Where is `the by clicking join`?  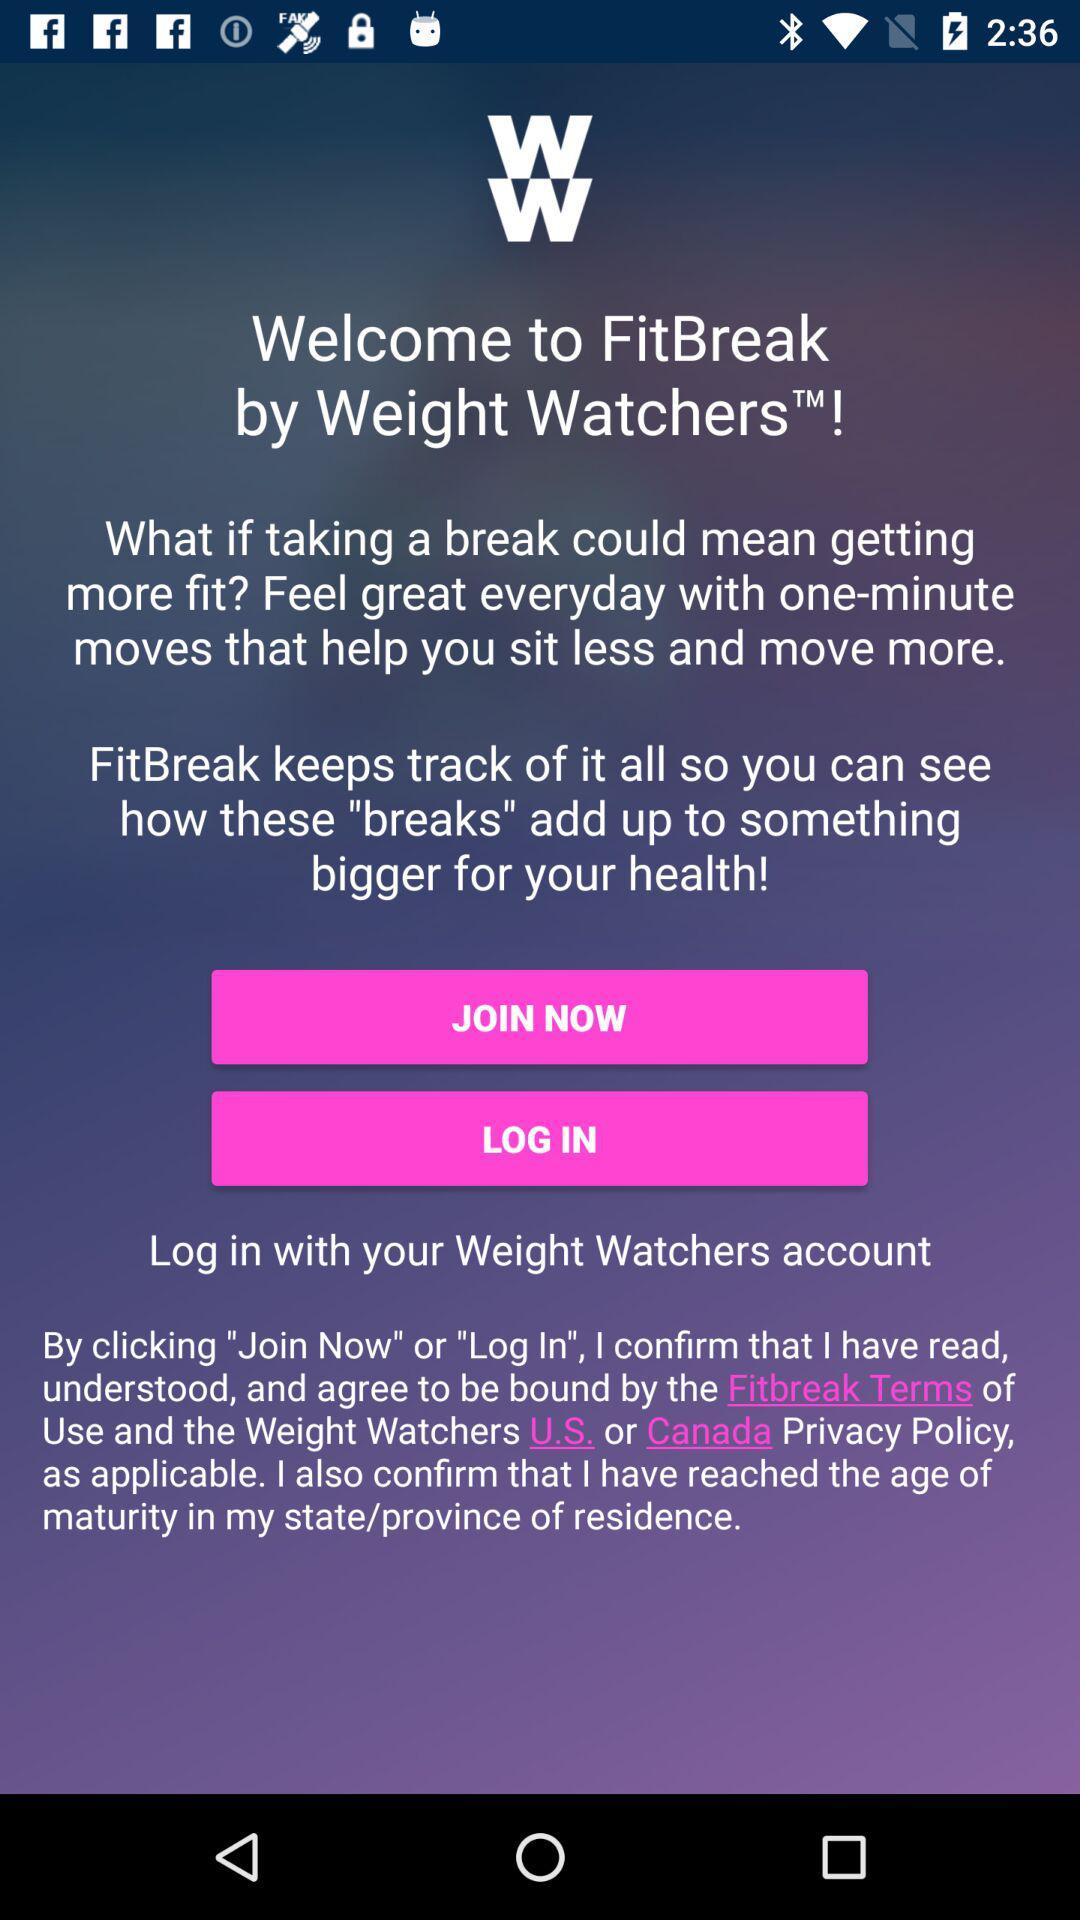 the by clicking join is located at coordinates (540, 1428).